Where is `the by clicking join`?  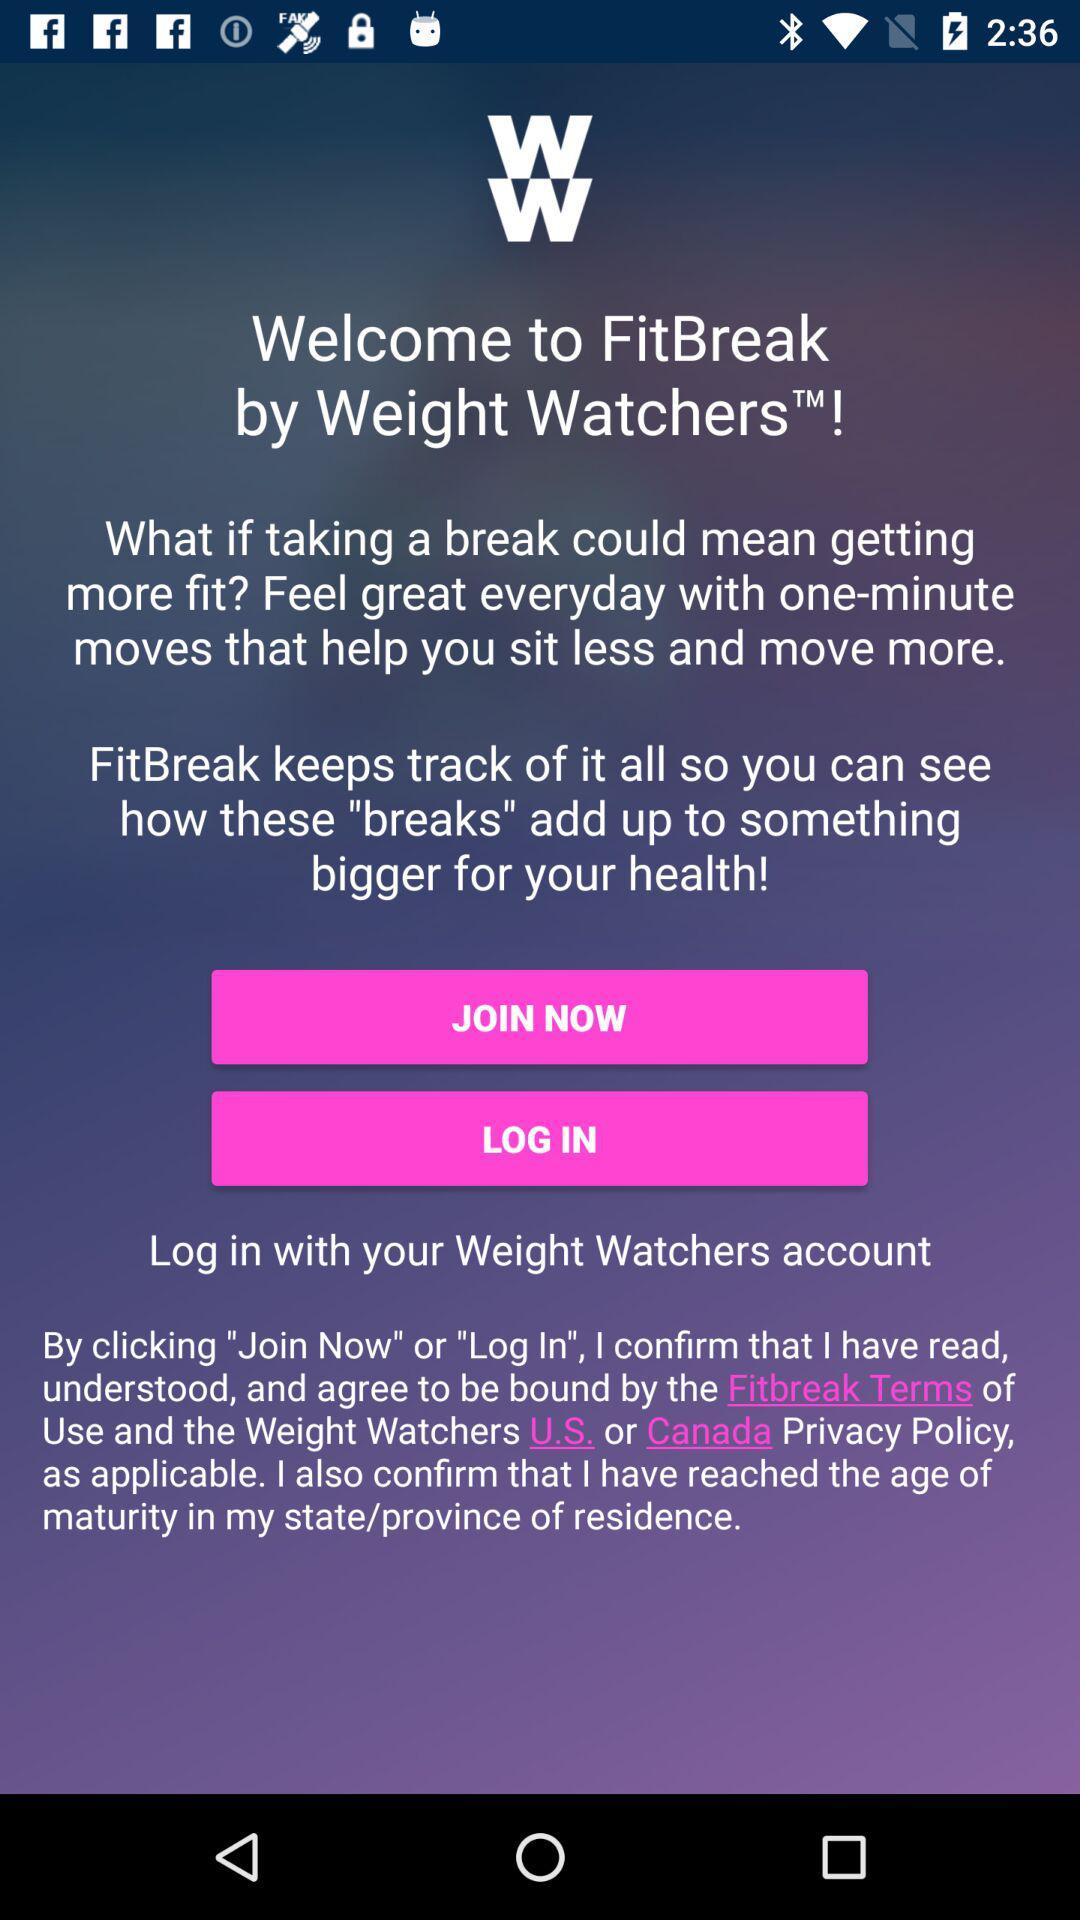 the by clicking join is located at coordinates (540, 1428).